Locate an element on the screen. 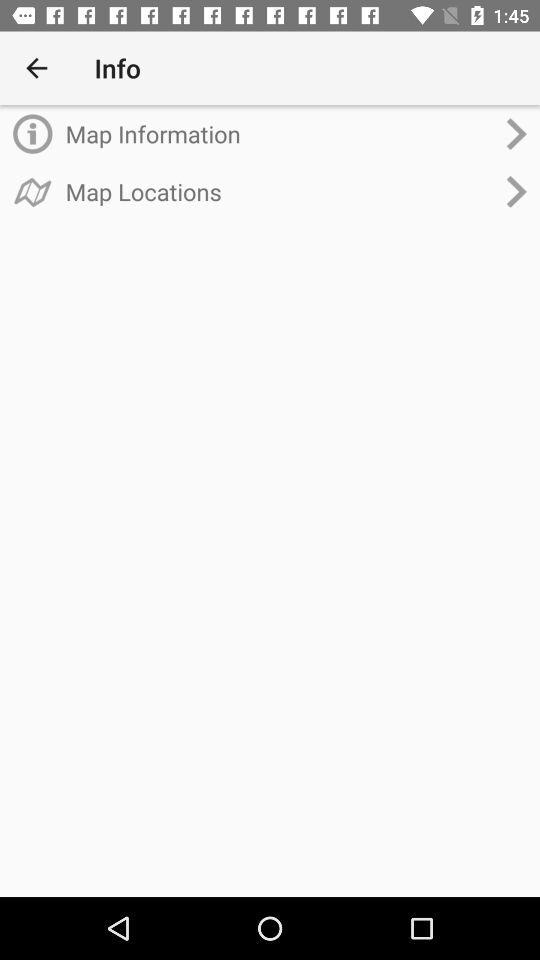 This screenshot has height=960, width=540. item next to the info is located at coordinates (36, 68).